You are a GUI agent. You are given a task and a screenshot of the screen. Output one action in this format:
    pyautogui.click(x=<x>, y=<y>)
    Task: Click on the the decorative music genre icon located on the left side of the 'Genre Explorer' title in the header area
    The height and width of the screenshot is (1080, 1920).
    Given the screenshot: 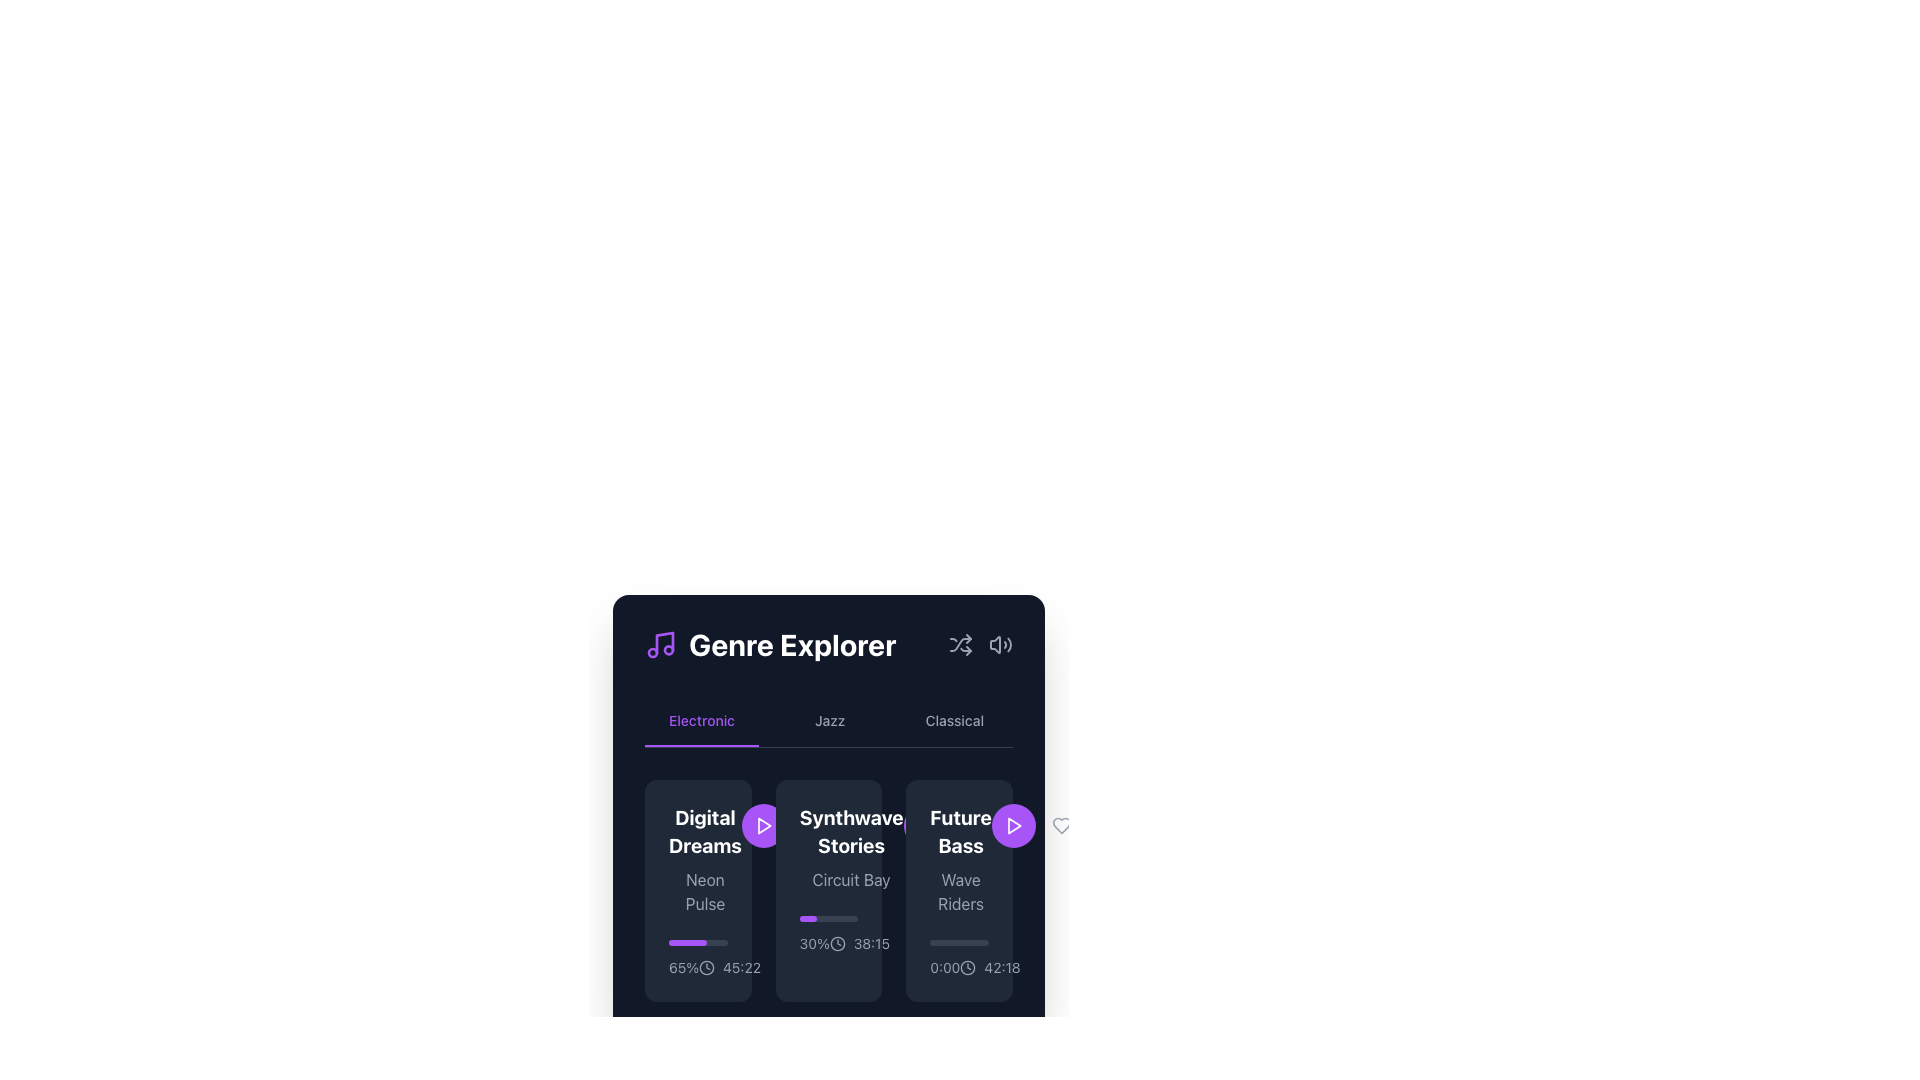 What is the action you would take?
    pyautogui.click(x=661, y=644)
    